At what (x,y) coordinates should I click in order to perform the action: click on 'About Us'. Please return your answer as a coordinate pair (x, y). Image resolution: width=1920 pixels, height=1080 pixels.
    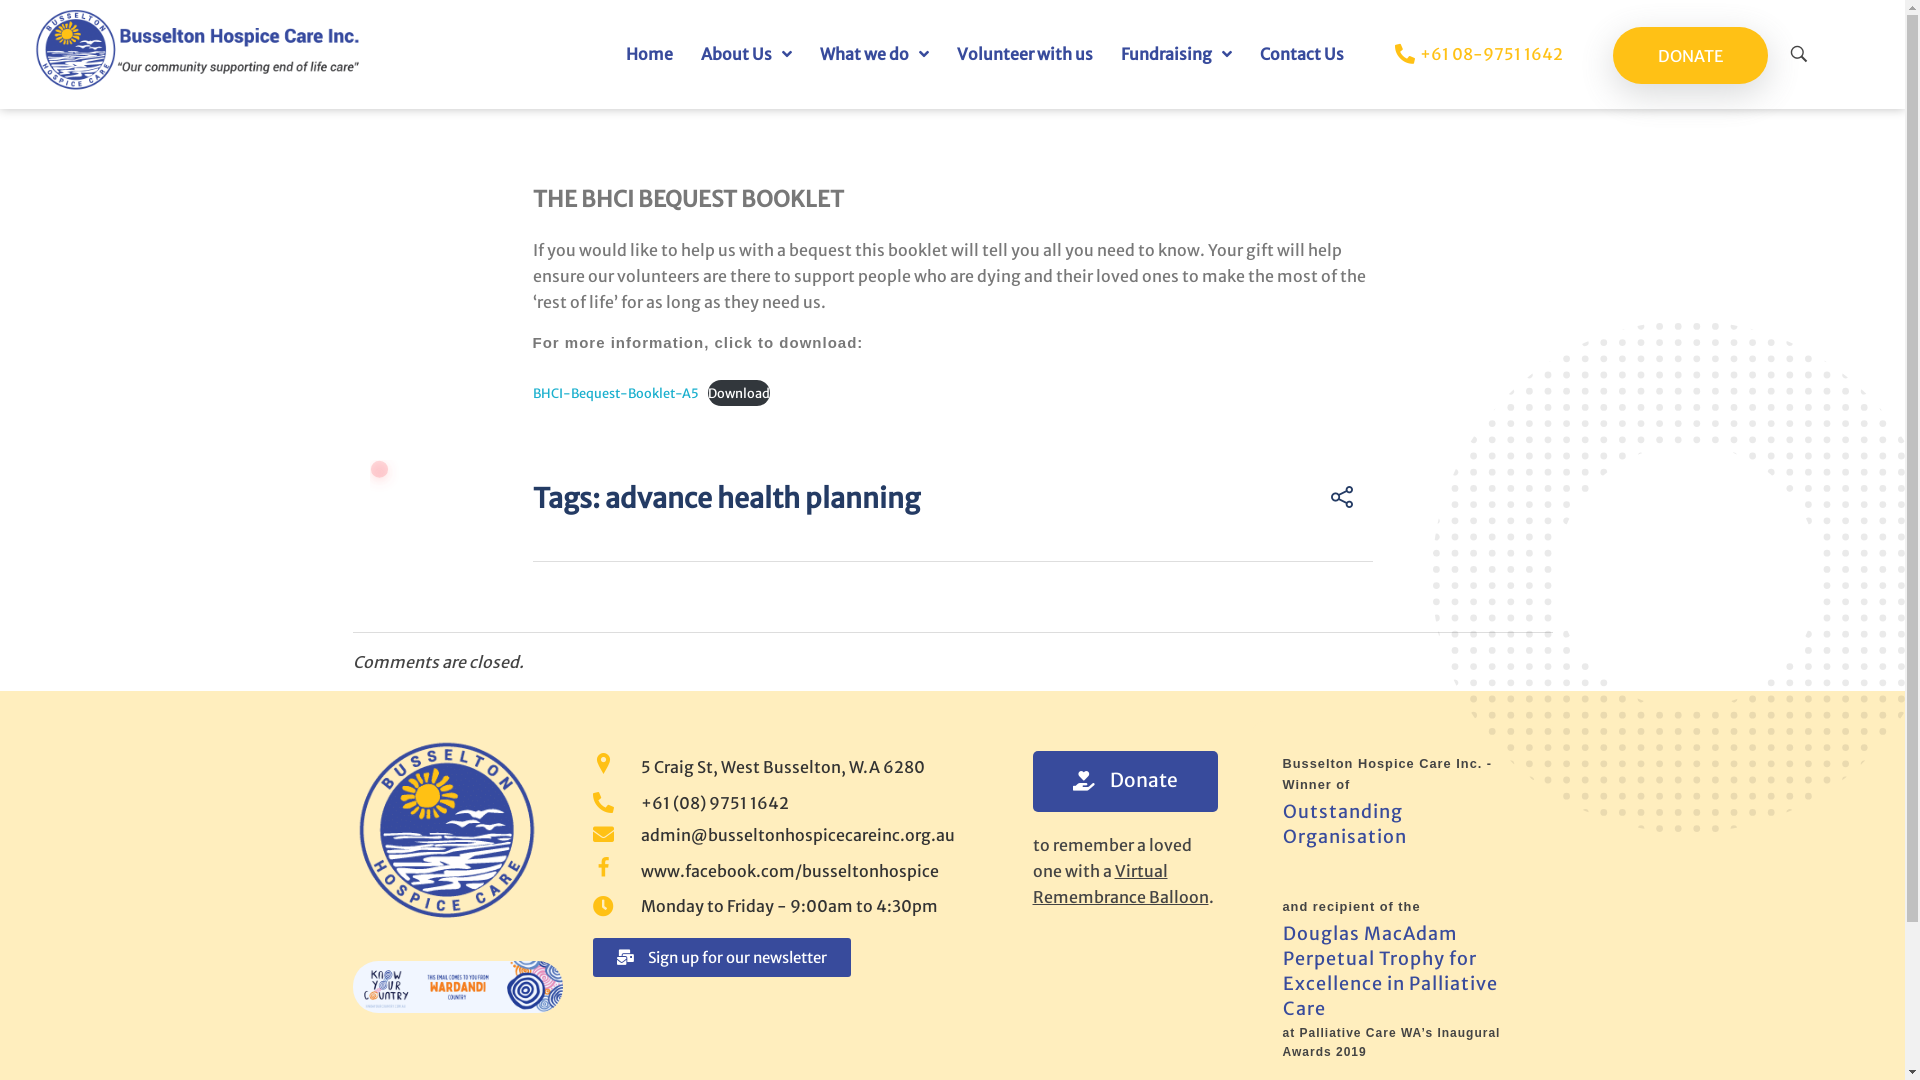
    Looking at the image, I should click on (745, 53).